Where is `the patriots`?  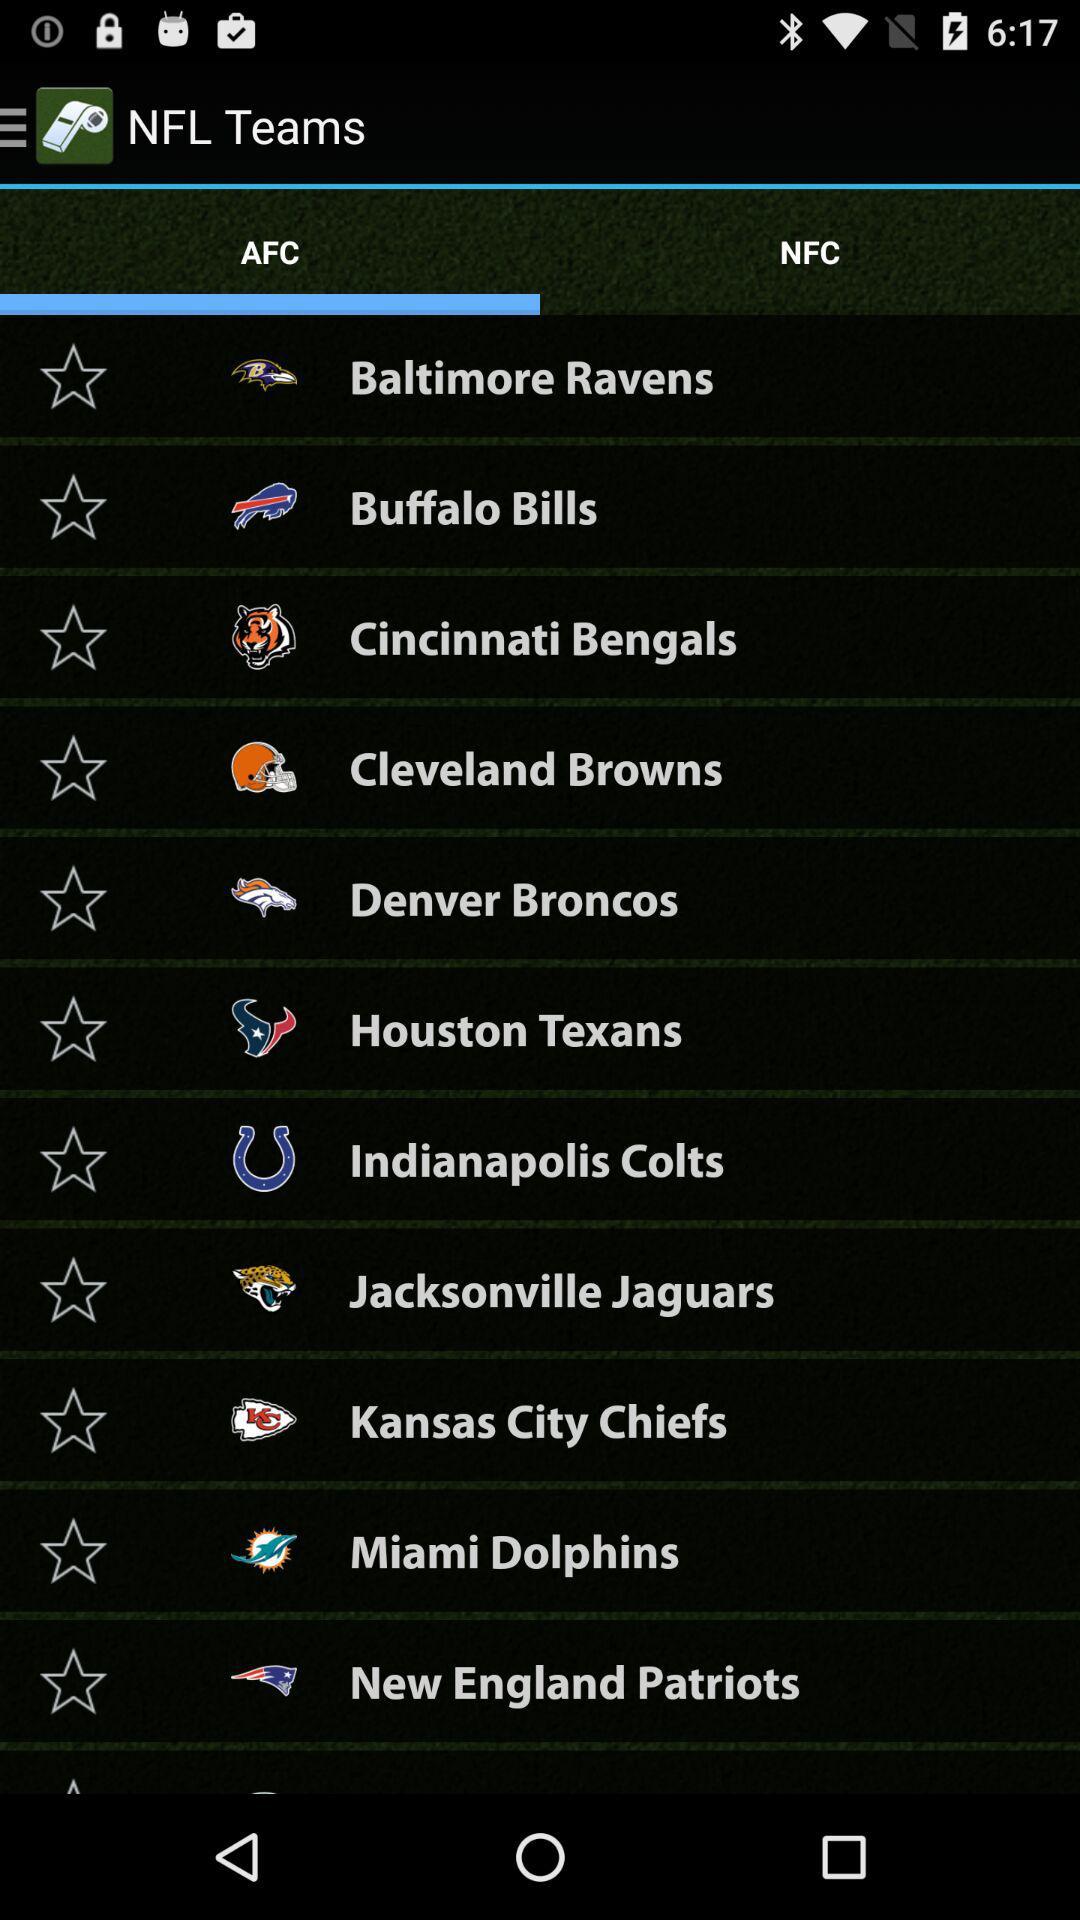
the patriots is located at coordinates (72, 1680).